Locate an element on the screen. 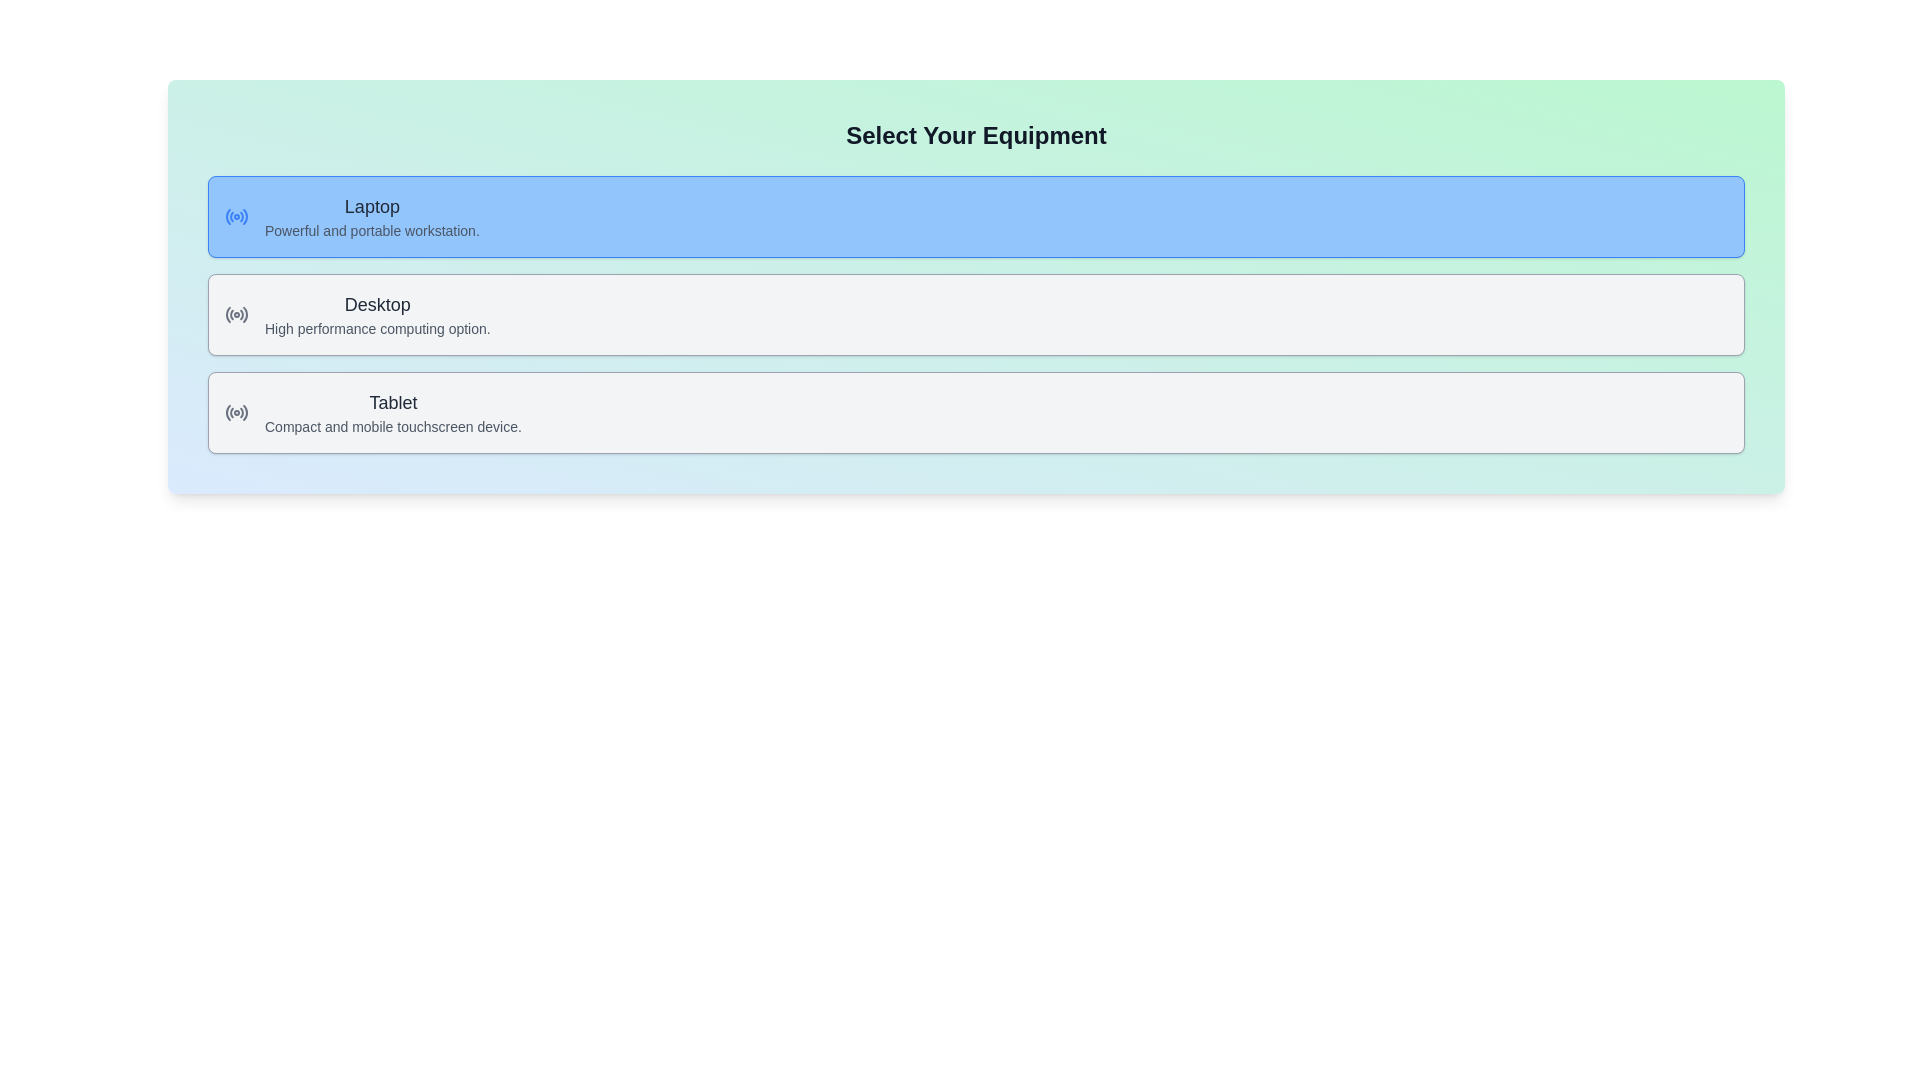  the circular SVG Icon resembling a radio wave symbol, which is vibrant blue with a red core, positioned to the left of the text 'Laptop' is located at coordinates (236, 216).